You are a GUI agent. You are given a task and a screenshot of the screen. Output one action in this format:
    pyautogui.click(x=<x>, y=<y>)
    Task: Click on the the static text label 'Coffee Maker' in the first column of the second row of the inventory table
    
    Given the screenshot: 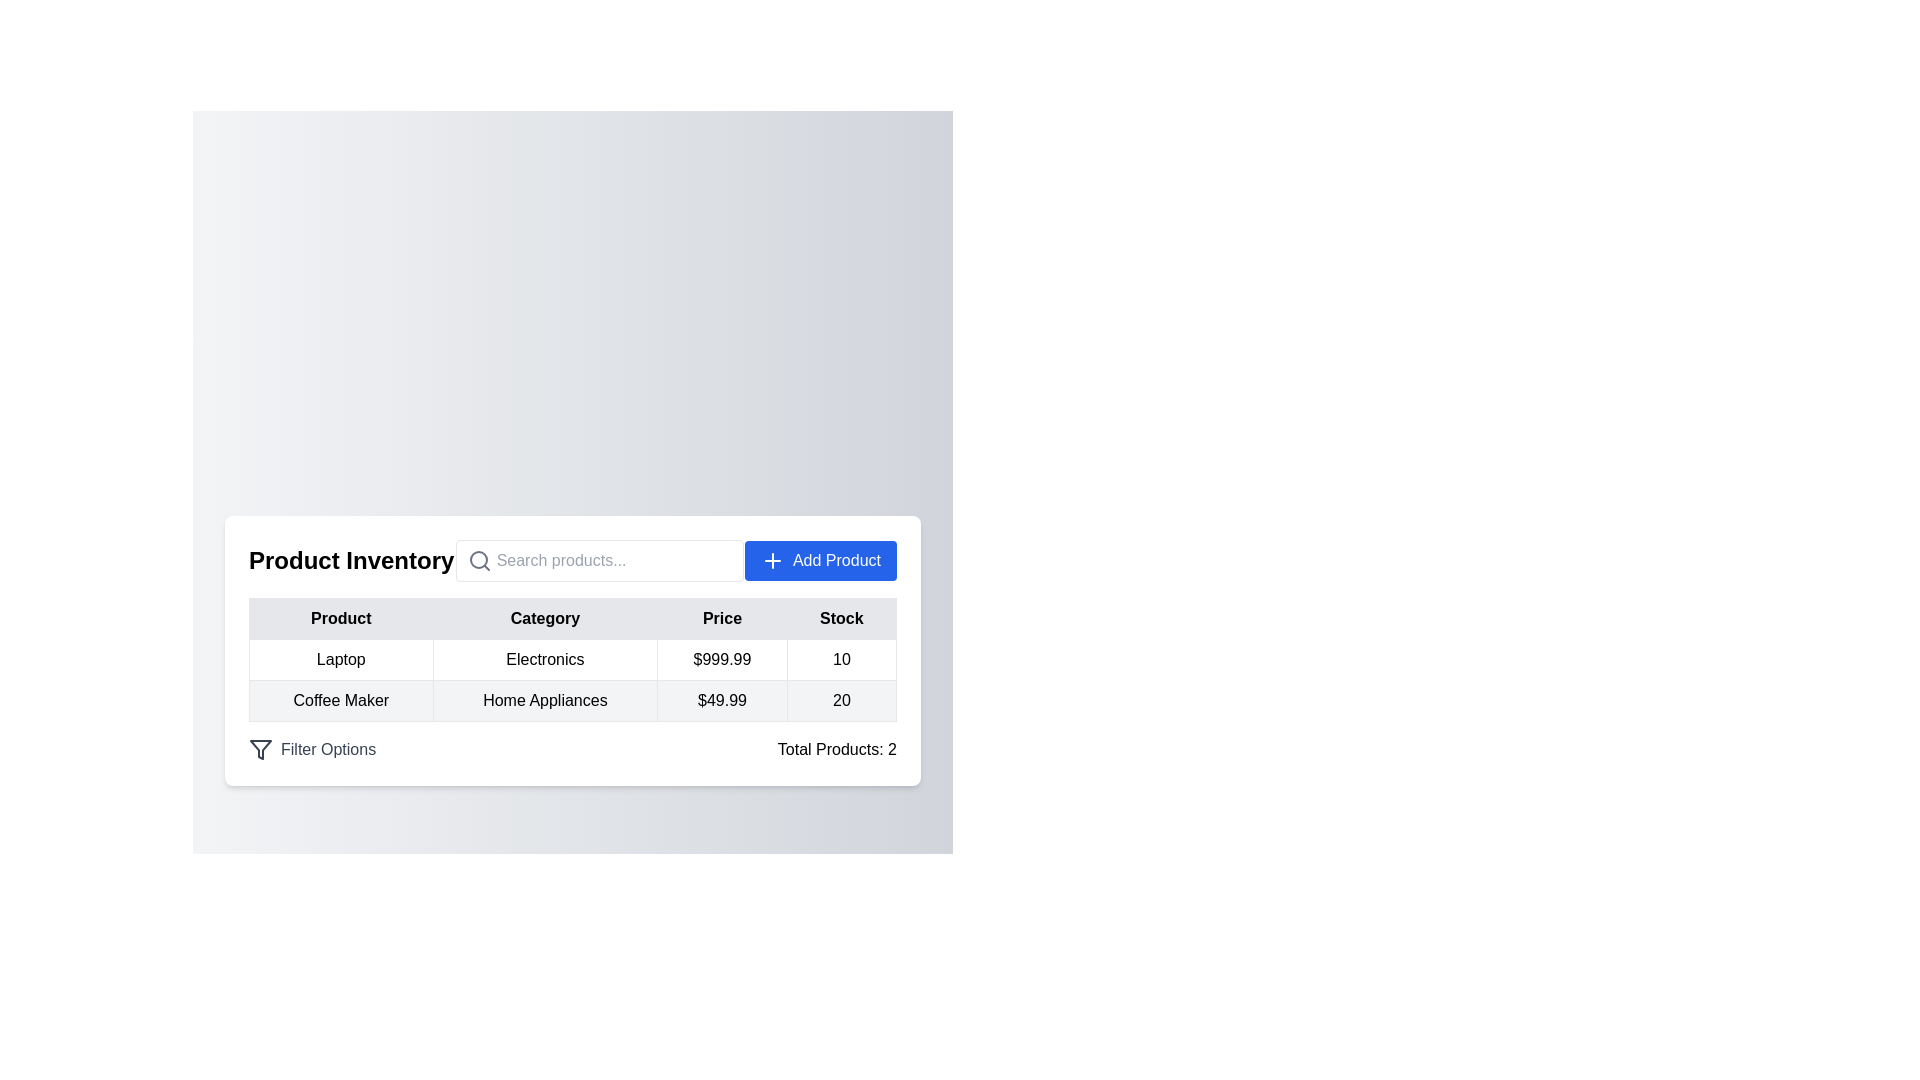 What is the action you would take?
    pyautogui.click(x=341, y=700)
    